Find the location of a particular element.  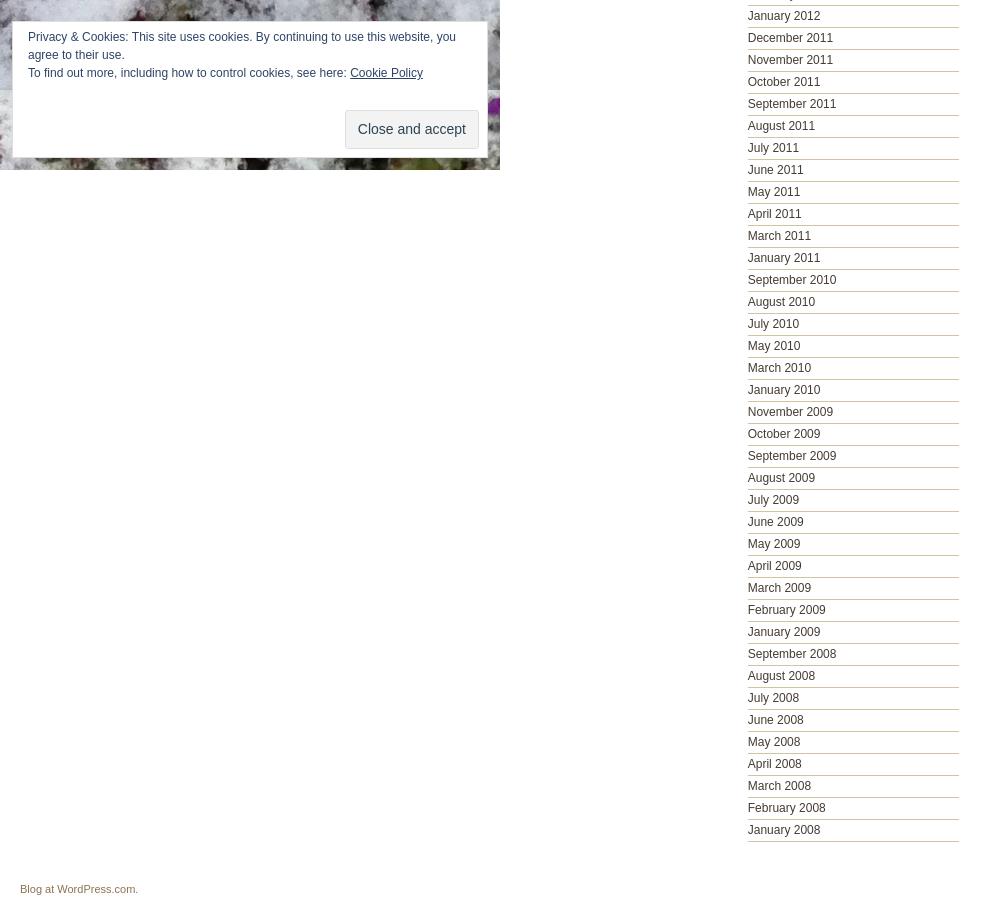

'August 2011' is located at coordinates (781, 125).